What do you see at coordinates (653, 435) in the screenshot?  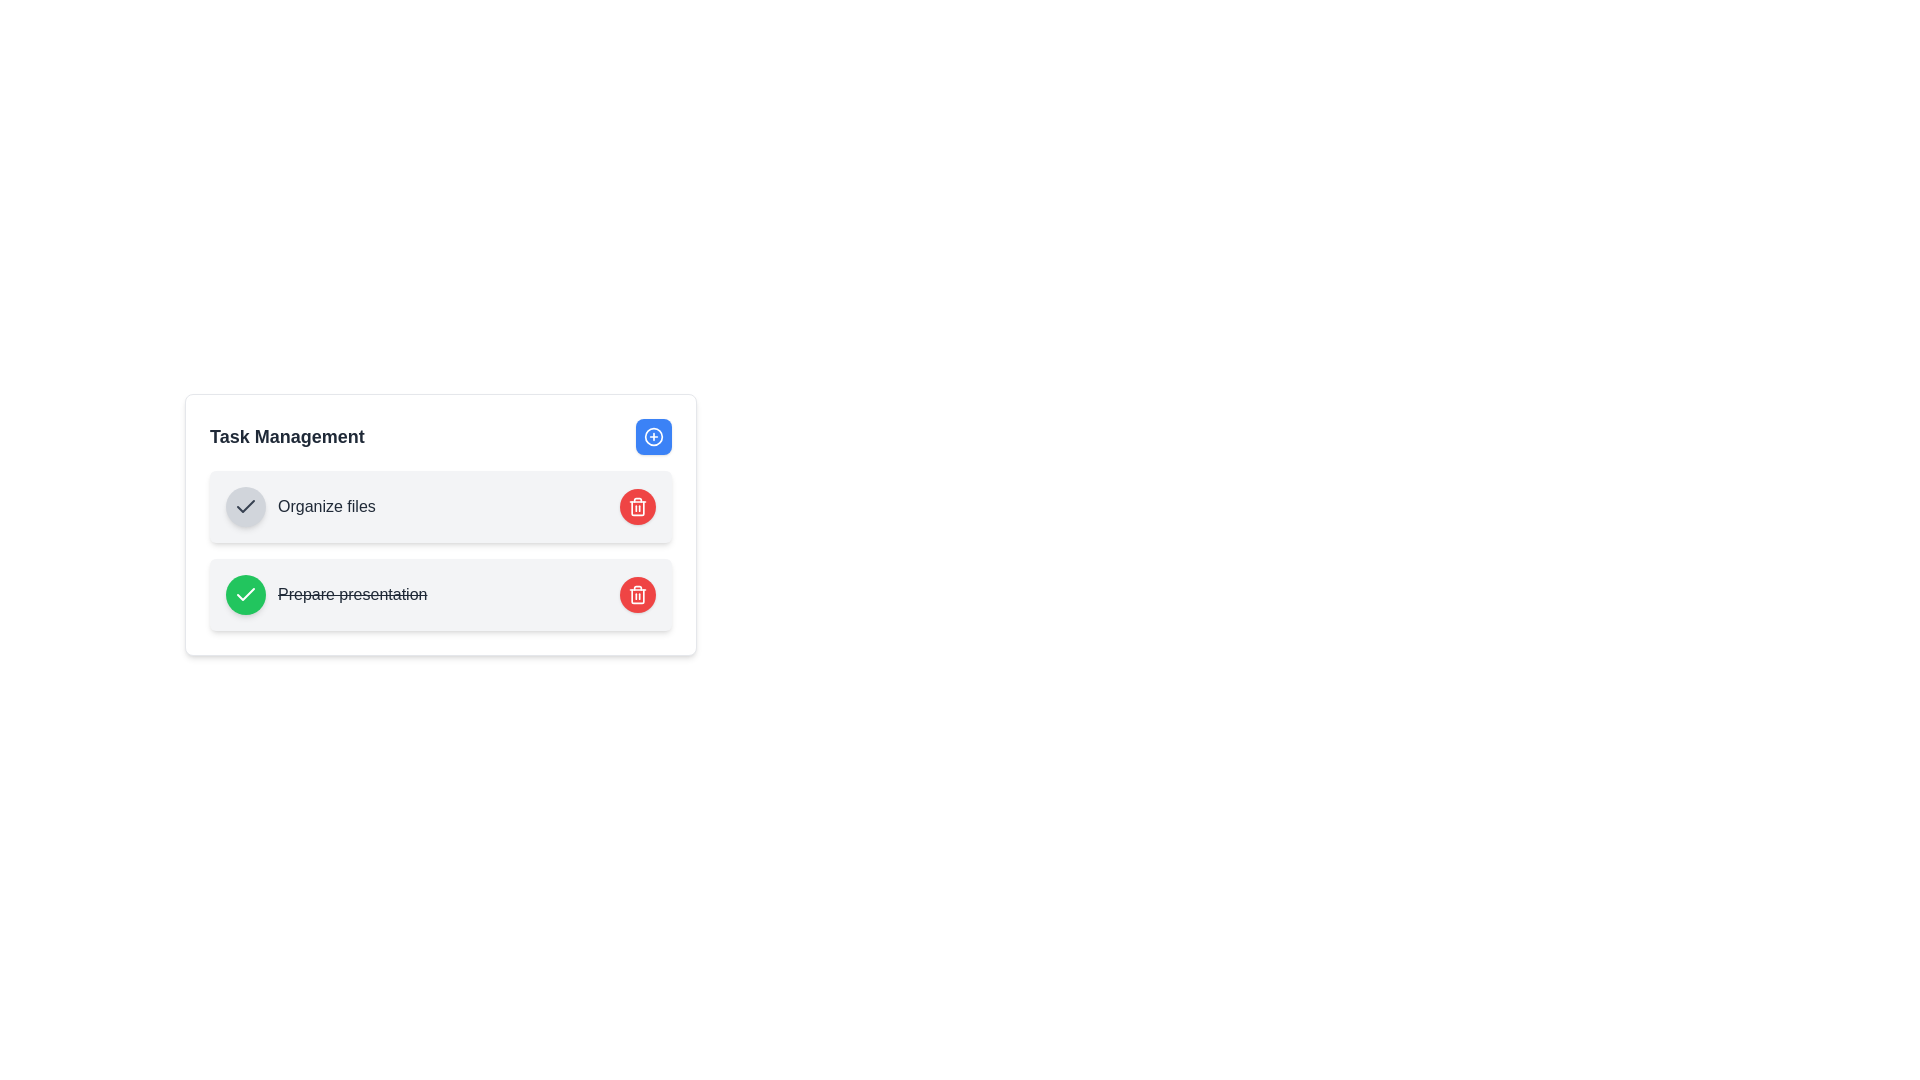 I see `the circular blue button with a white plus symbol, located in the upper-right corner of the 'Task Management' header section` at bounding box center [653, 435].